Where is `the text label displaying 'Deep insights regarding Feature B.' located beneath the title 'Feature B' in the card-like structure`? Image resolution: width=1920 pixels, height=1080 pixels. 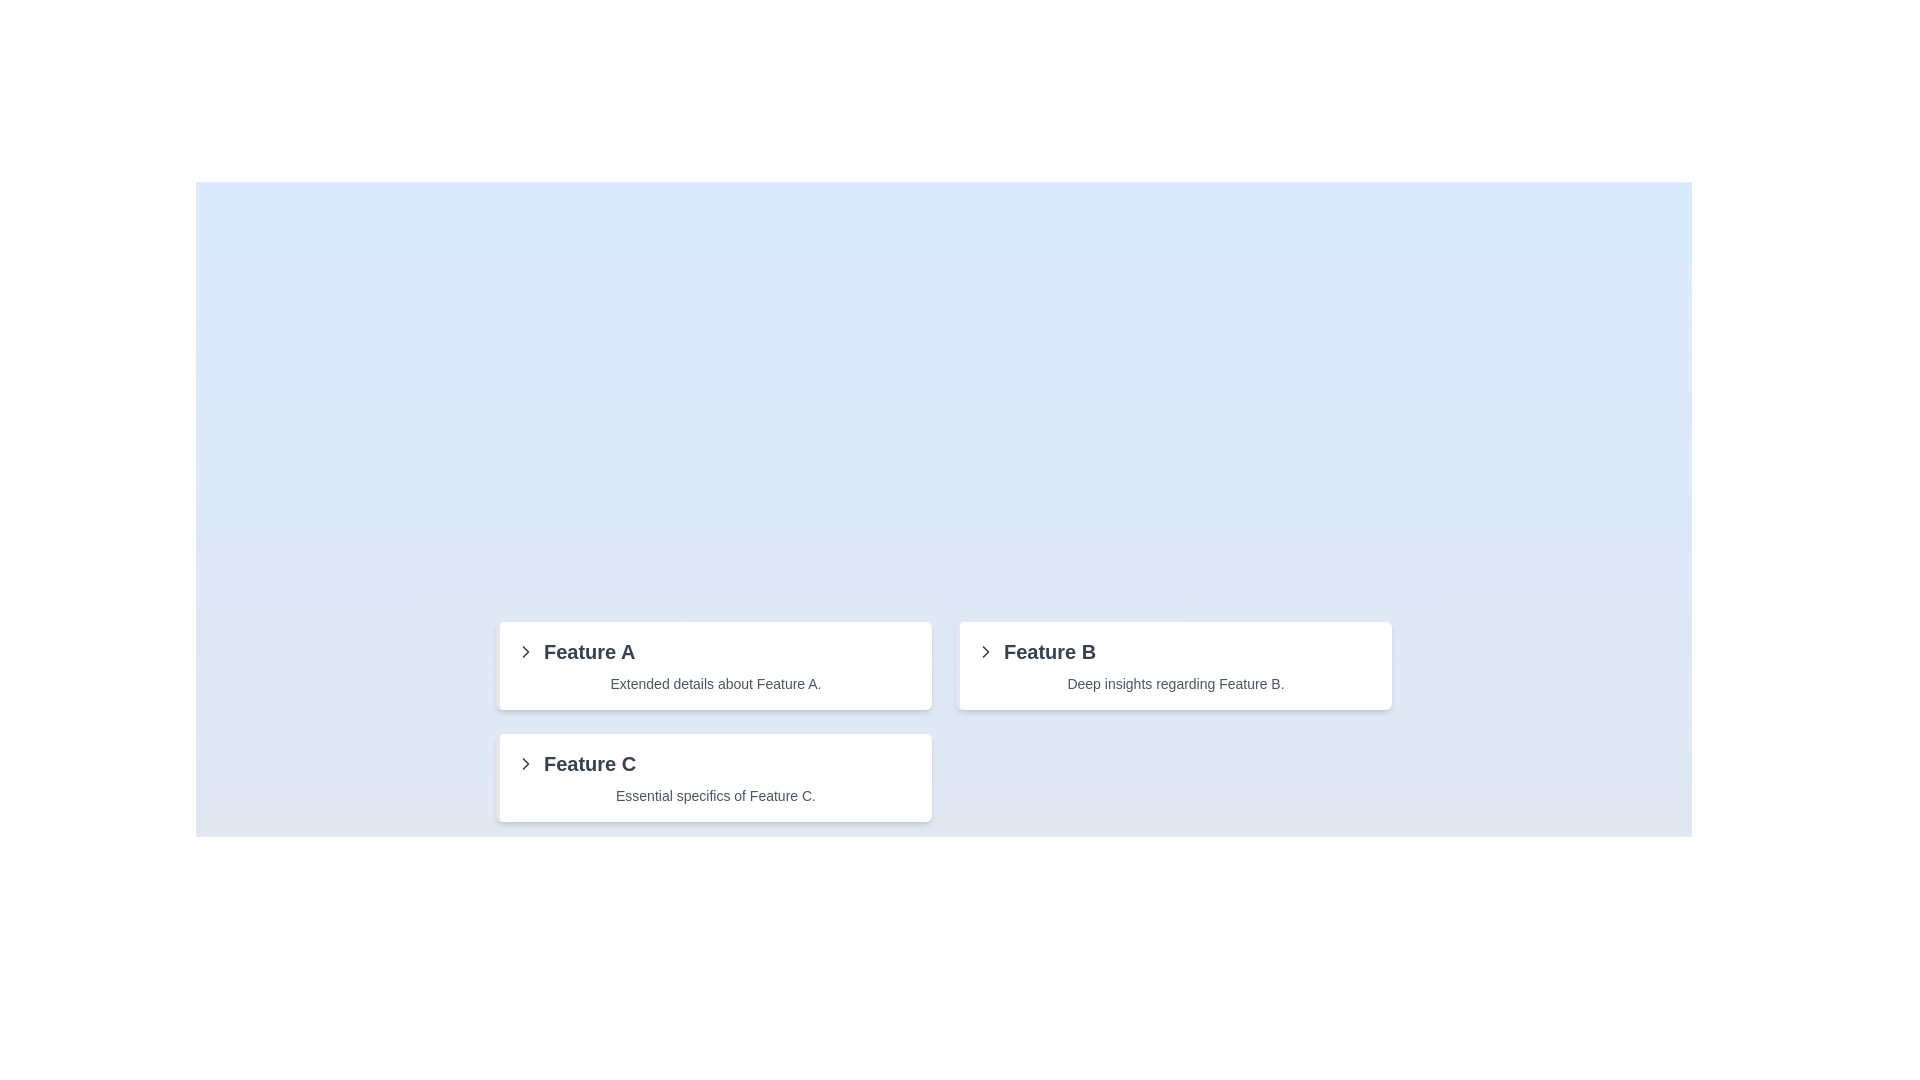
the text label displaying 'Deep insights regarding Feature B.' located beneath the title 'Feature B' in the card-like structure is located at coordinates (1176, 682).